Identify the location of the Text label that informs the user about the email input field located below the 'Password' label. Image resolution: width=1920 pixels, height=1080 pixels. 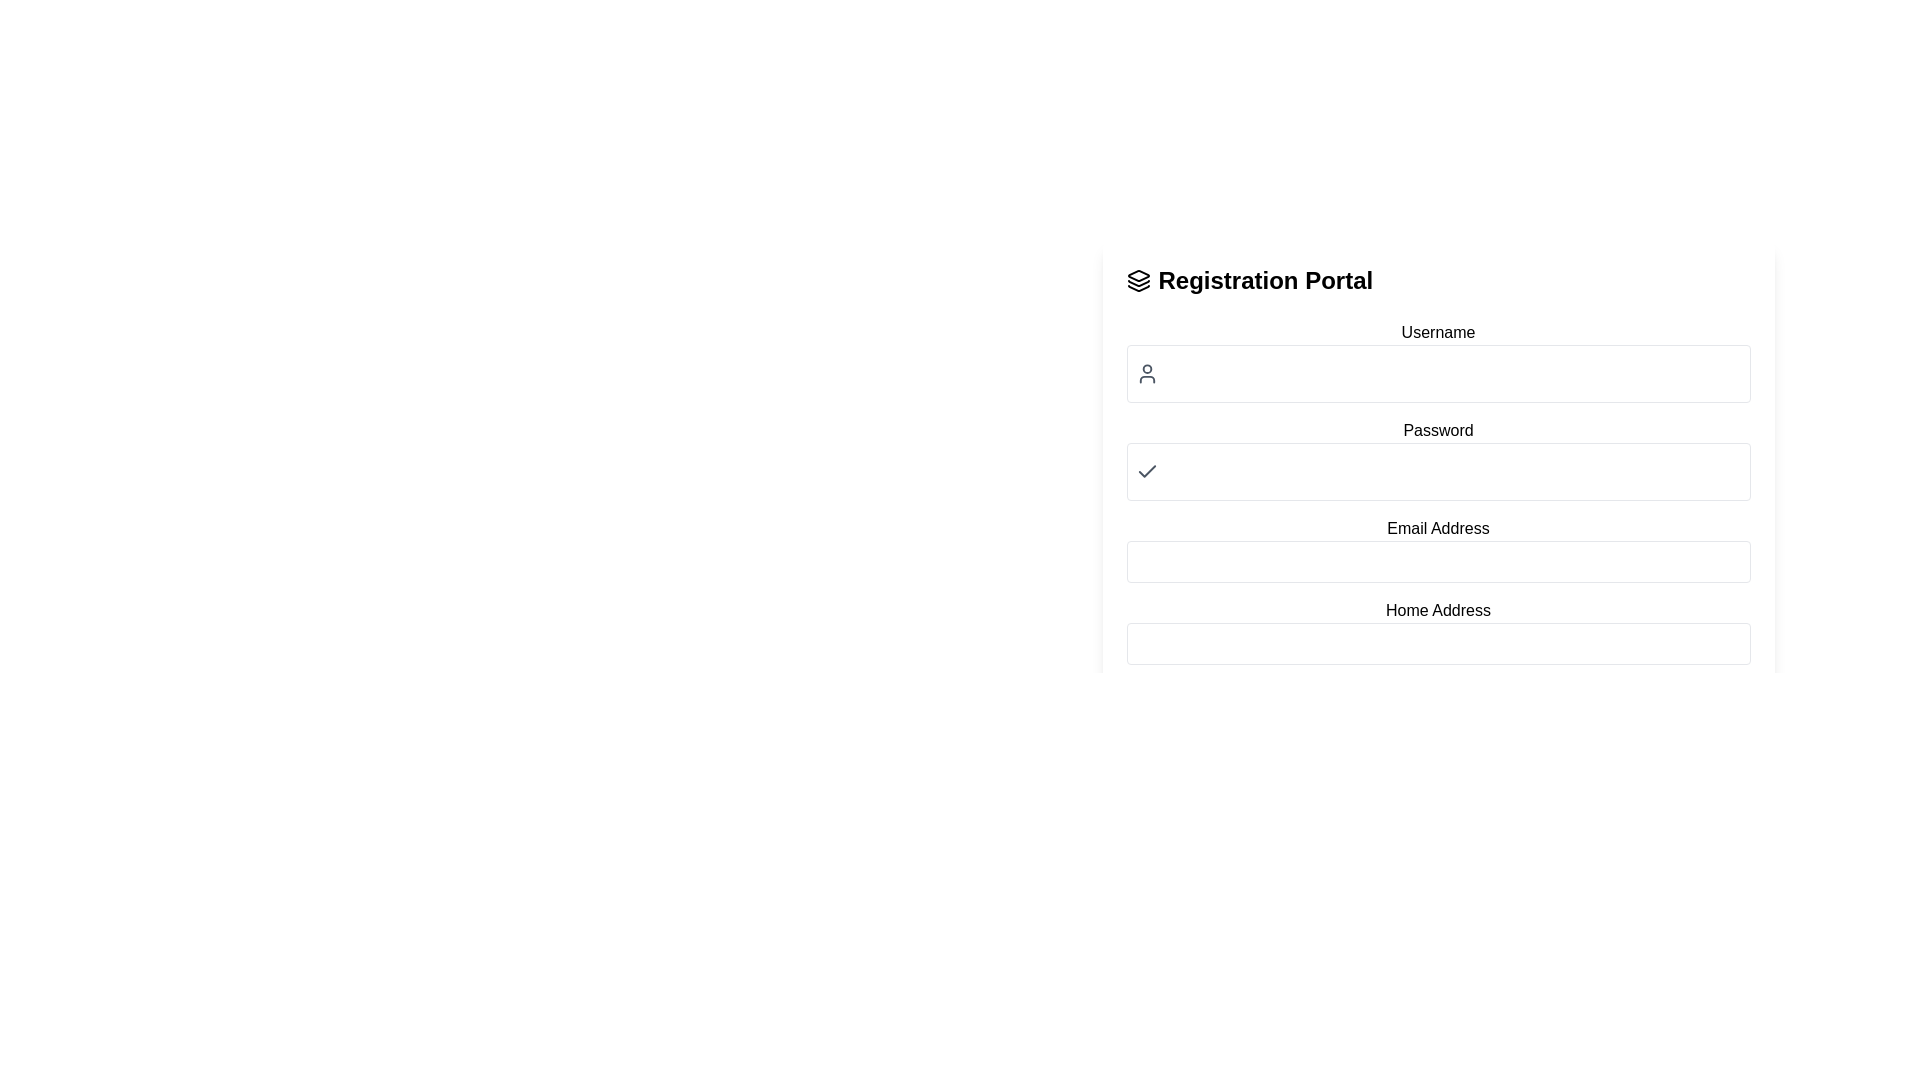
(1437, 527).